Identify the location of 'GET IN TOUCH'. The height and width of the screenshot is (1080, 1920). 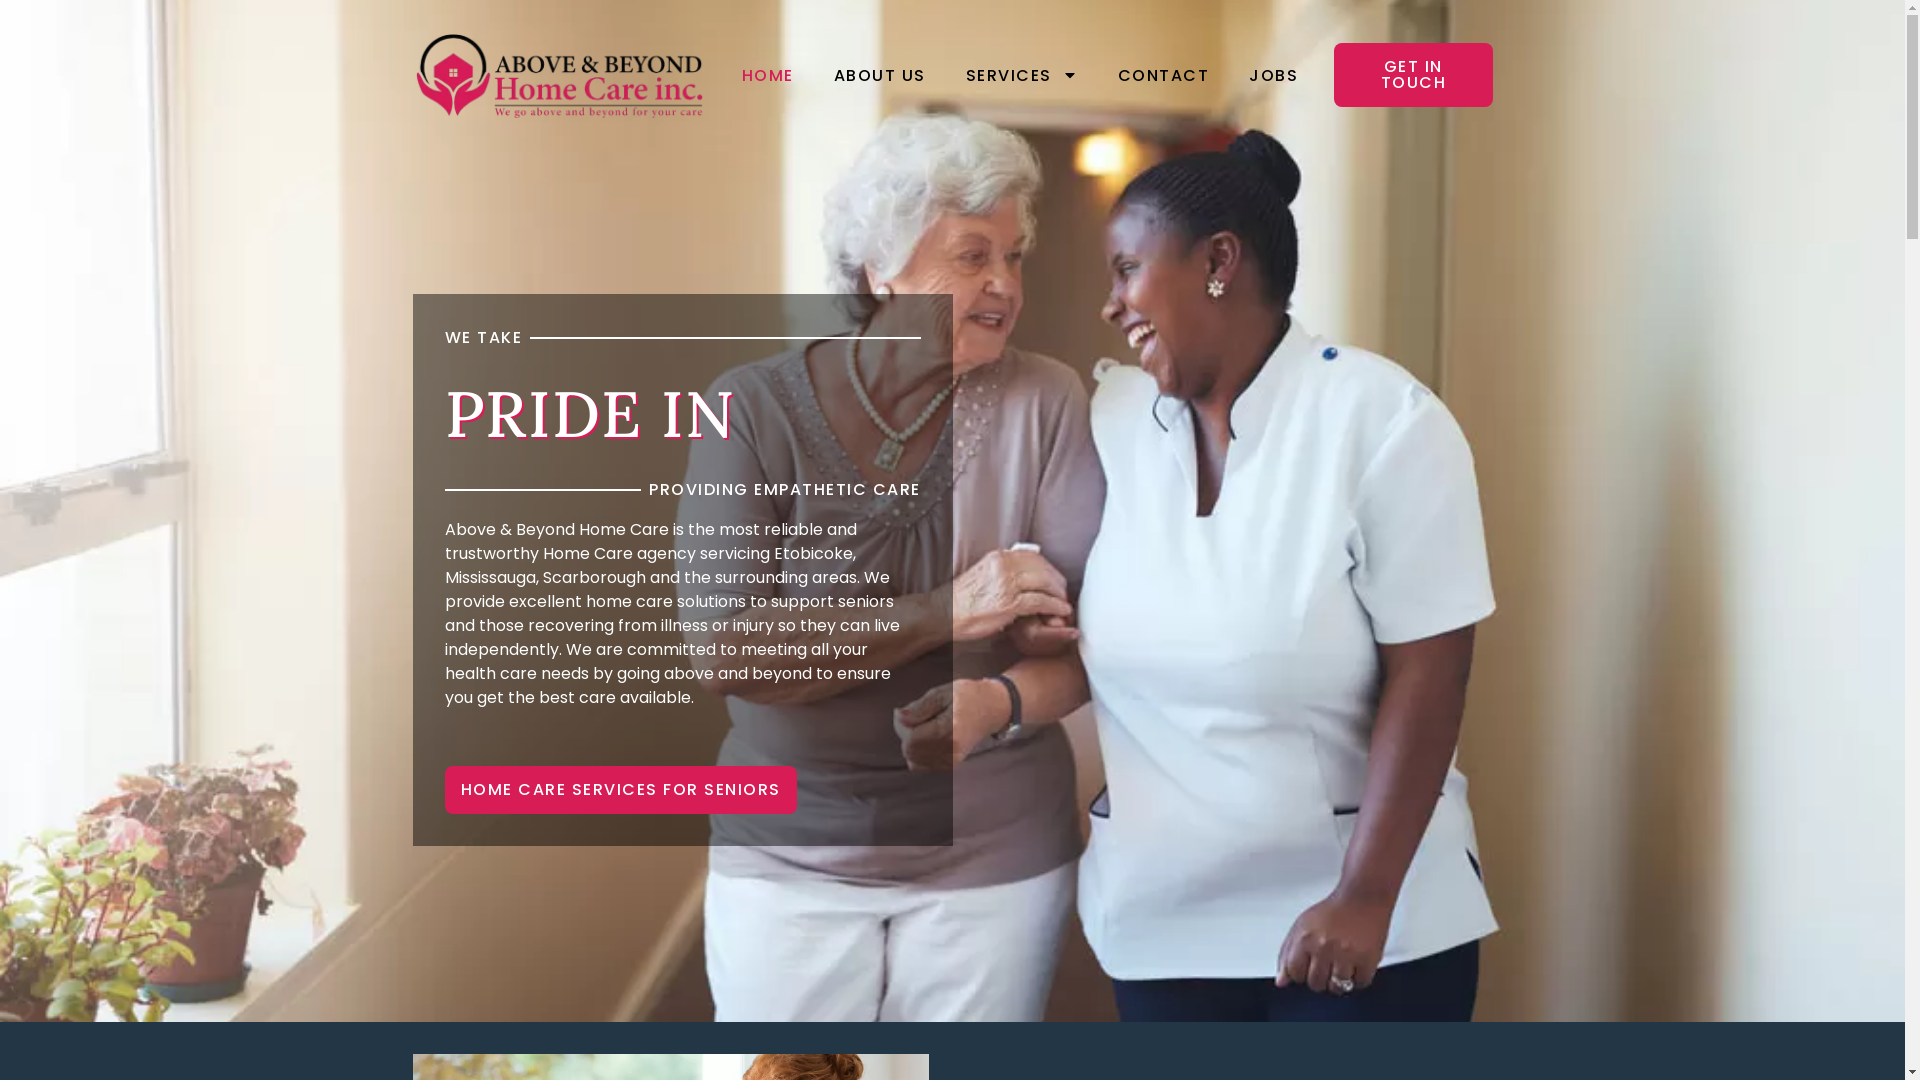
(1411, 73).